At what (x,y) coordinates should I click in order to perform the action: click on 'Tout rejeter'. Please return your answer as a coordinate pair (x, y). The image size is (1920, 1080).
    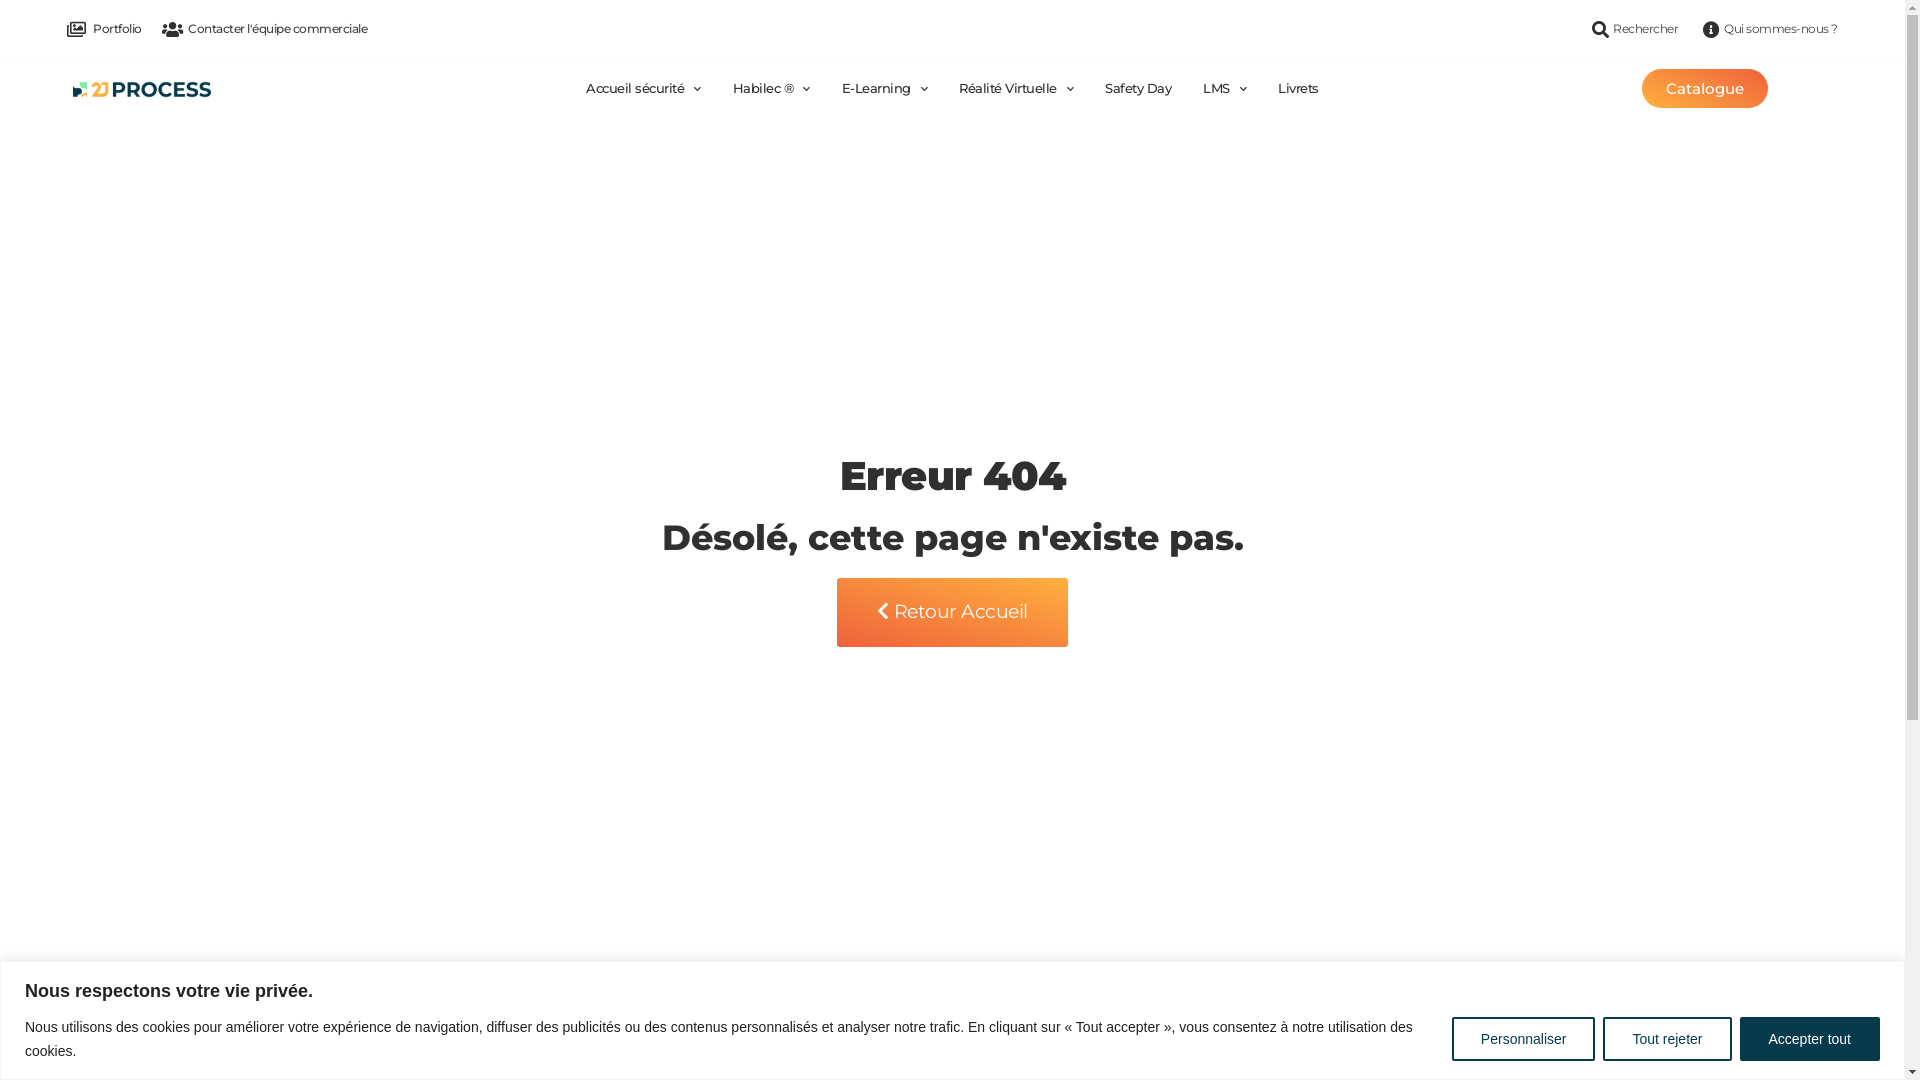
    Looking at the image, I should click on (1603, 1036).